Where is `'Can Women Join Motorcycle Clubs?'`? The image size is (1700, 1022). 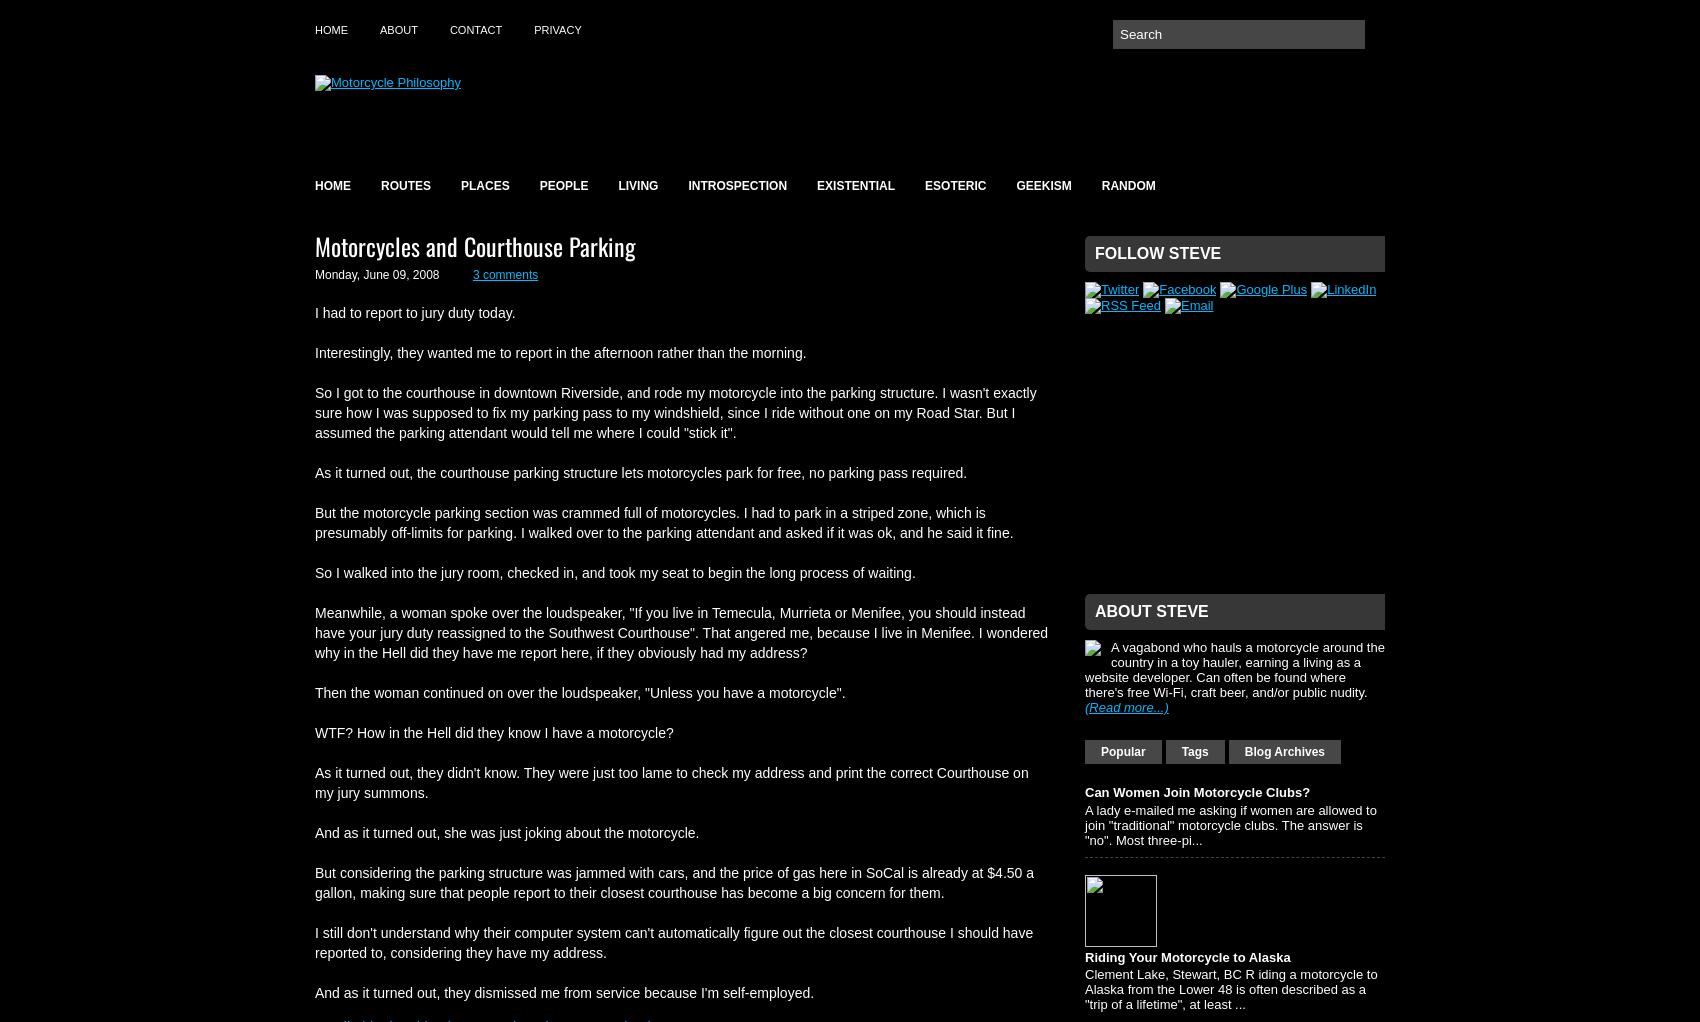
'Can Women Join Motorcycle Clubs?' is located at coordinates (1196, 792).